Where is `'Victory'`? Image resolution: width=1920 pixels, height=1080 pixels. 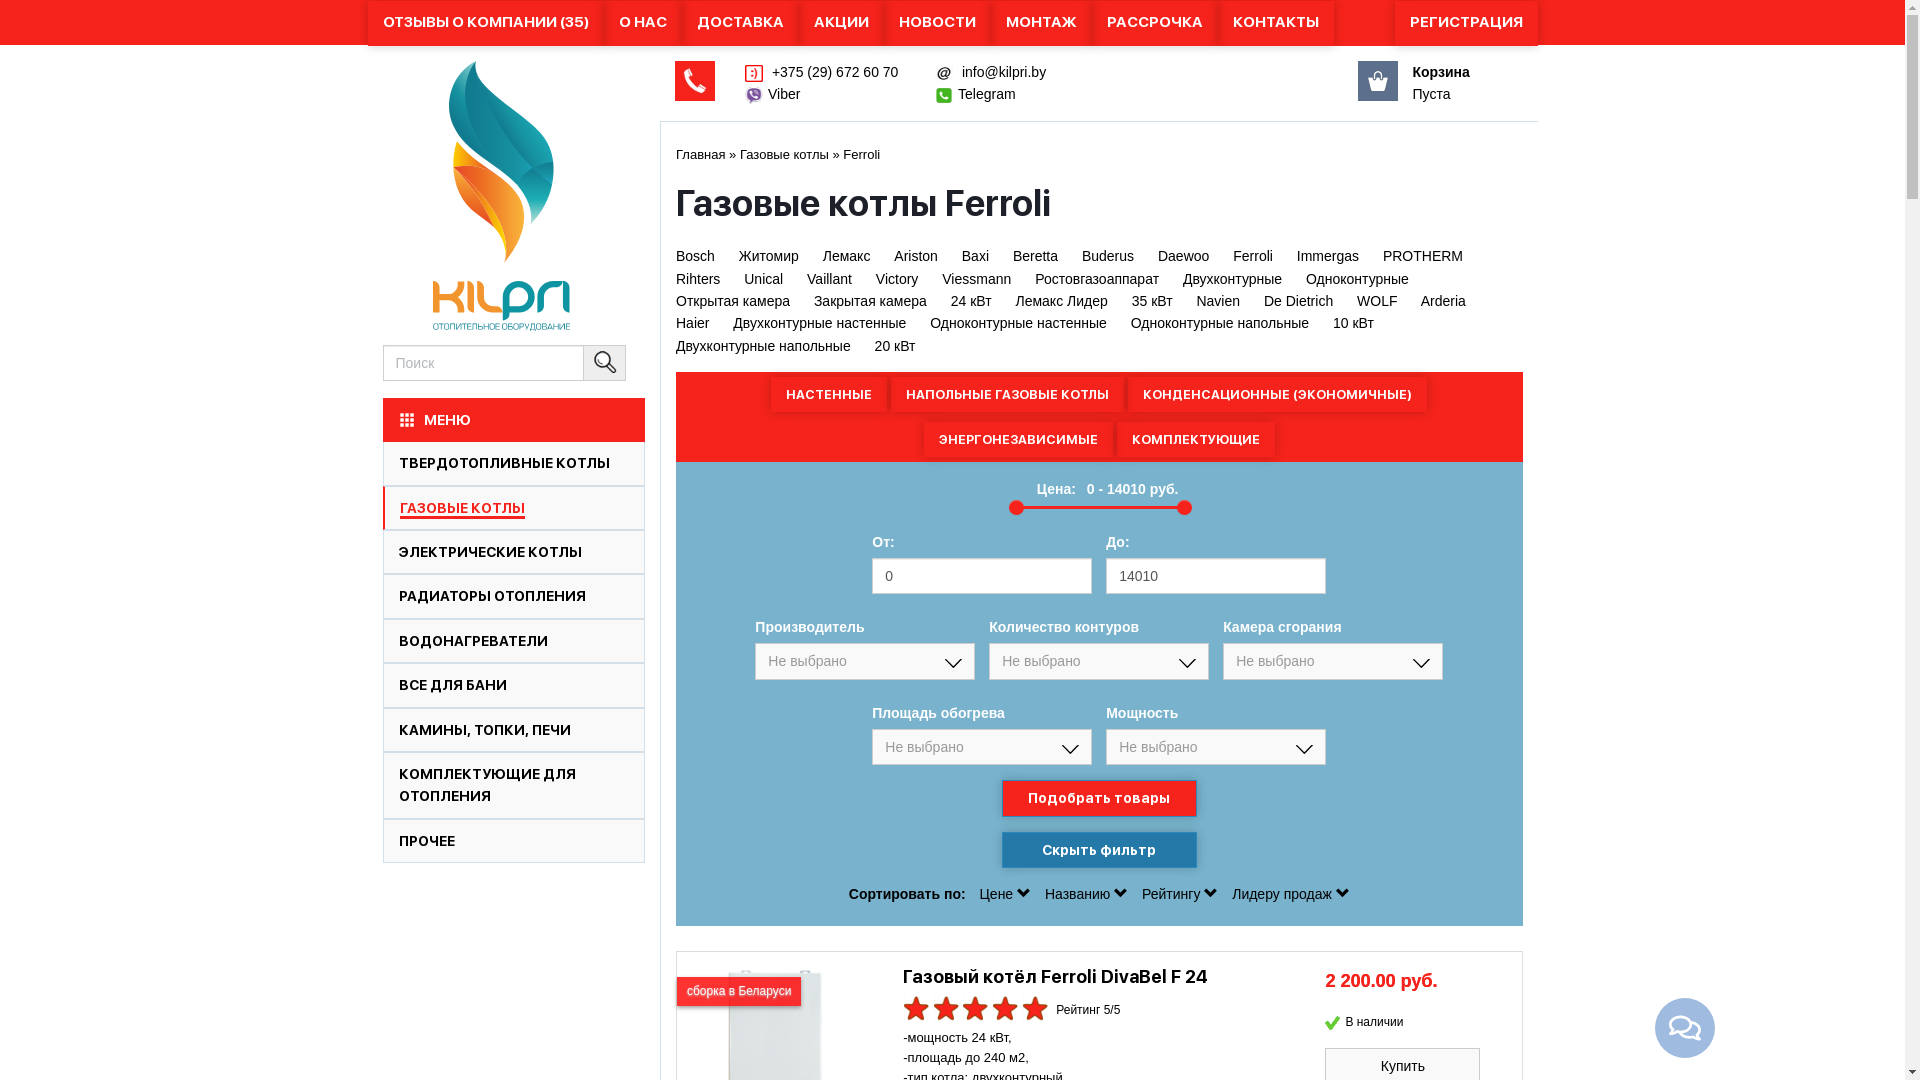 'Victory' is located at coordinates (896, 278).